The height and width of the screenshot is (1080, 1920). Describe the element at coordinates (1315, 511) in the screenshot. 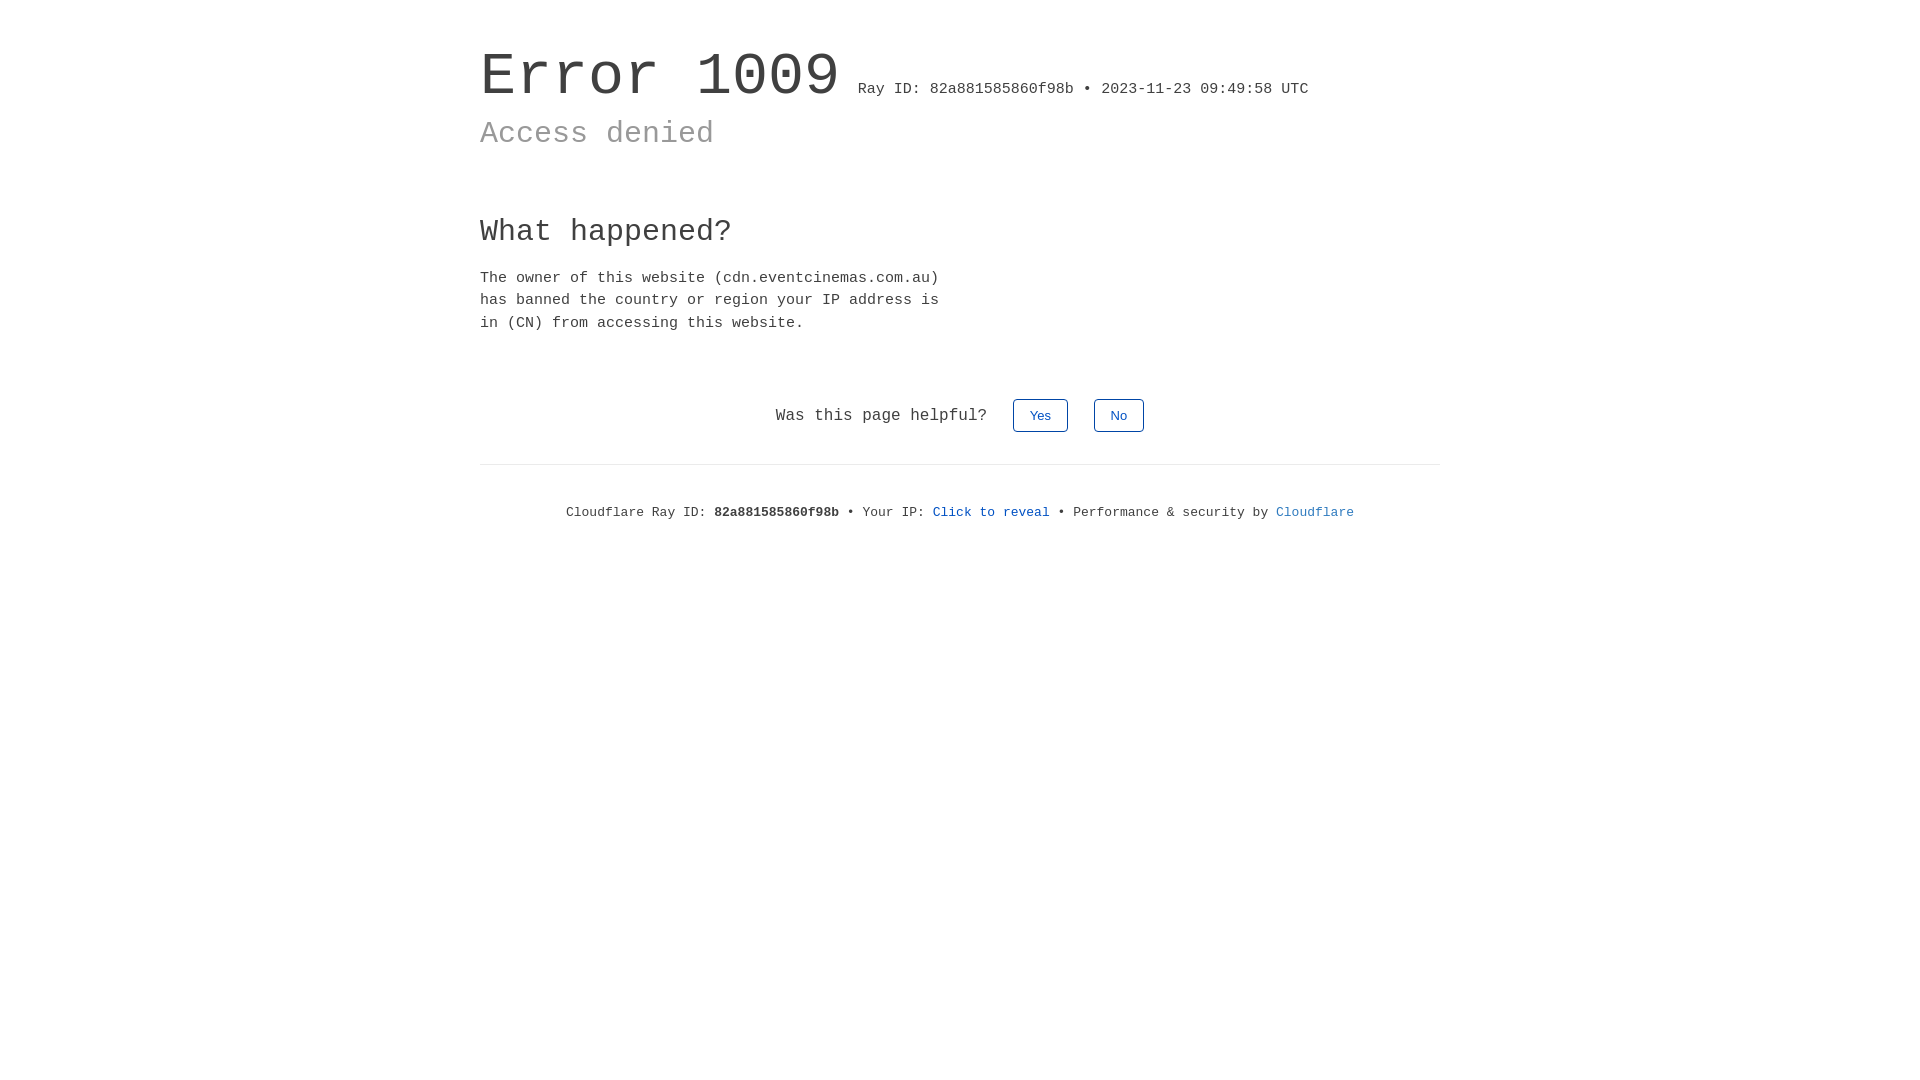

I see `'Cloudflare'` at that location.